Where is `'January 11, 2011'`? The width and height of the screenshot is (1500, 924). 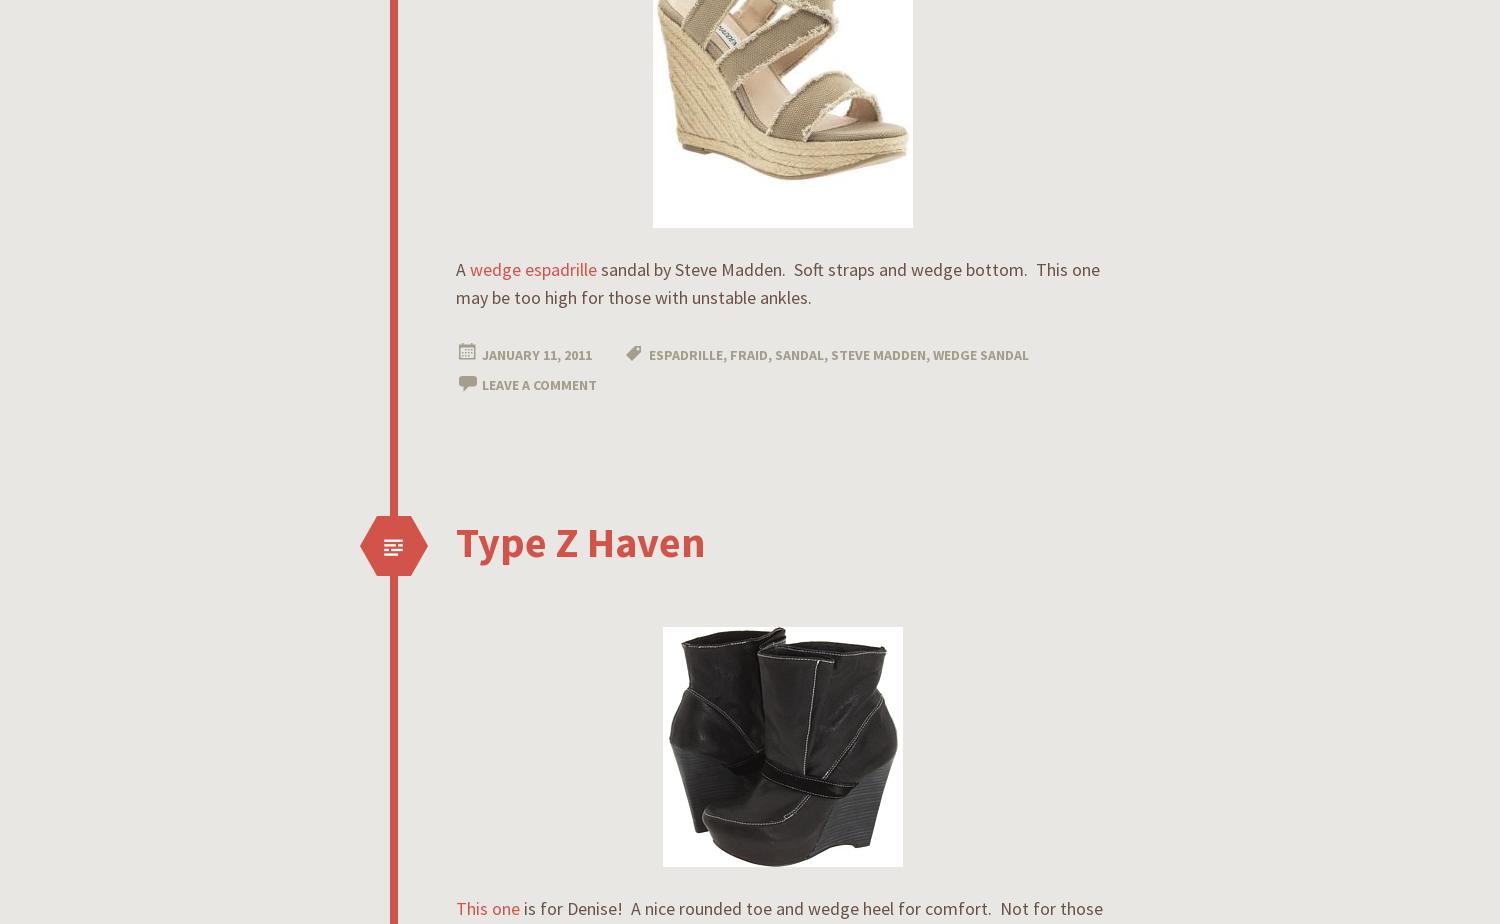
'January 11, 2011' is located at coordinates (537, 355).